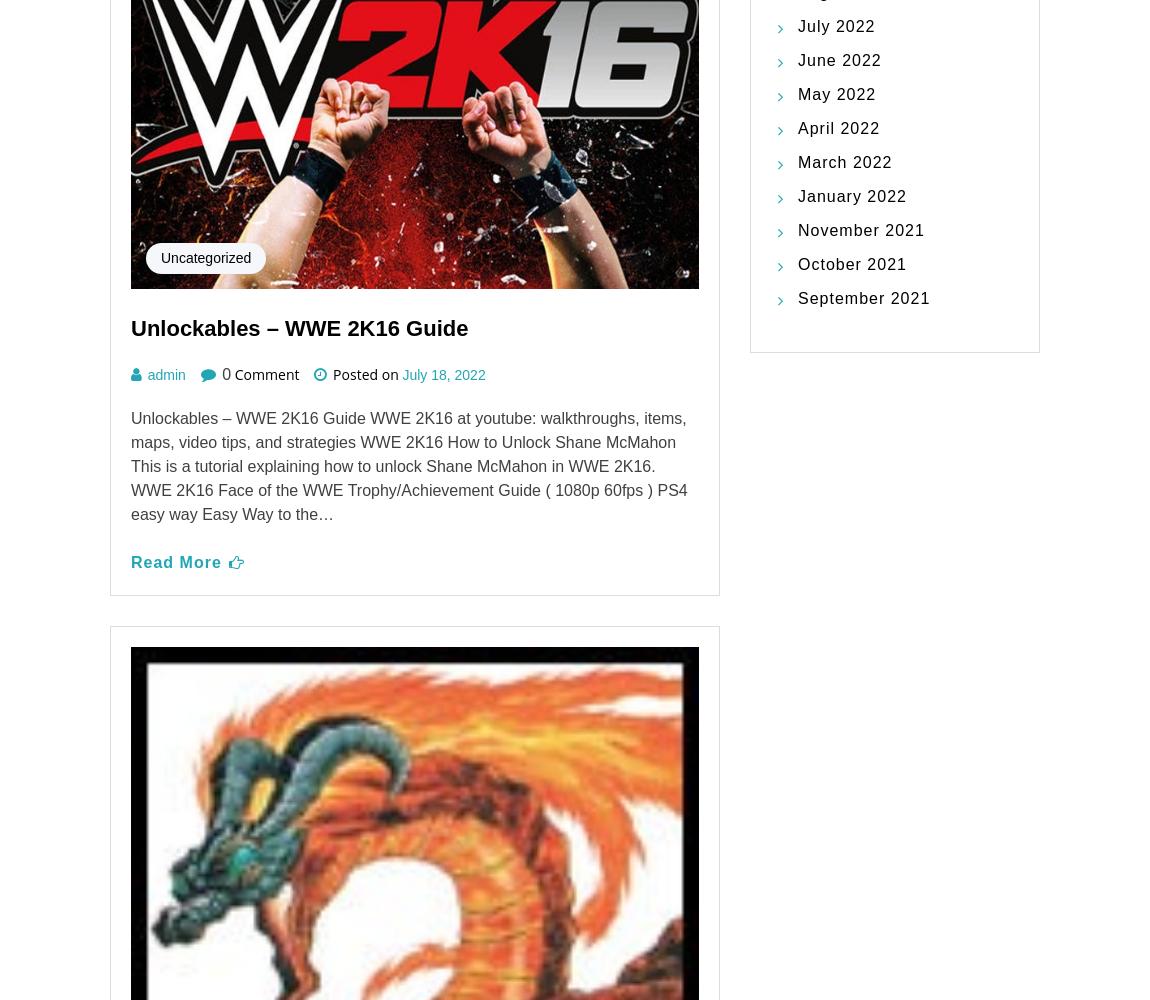 The image size is (1150, 1000). Describe the element at coordinates (164, 579) in the screenshot. I see `'admin'` at that location.